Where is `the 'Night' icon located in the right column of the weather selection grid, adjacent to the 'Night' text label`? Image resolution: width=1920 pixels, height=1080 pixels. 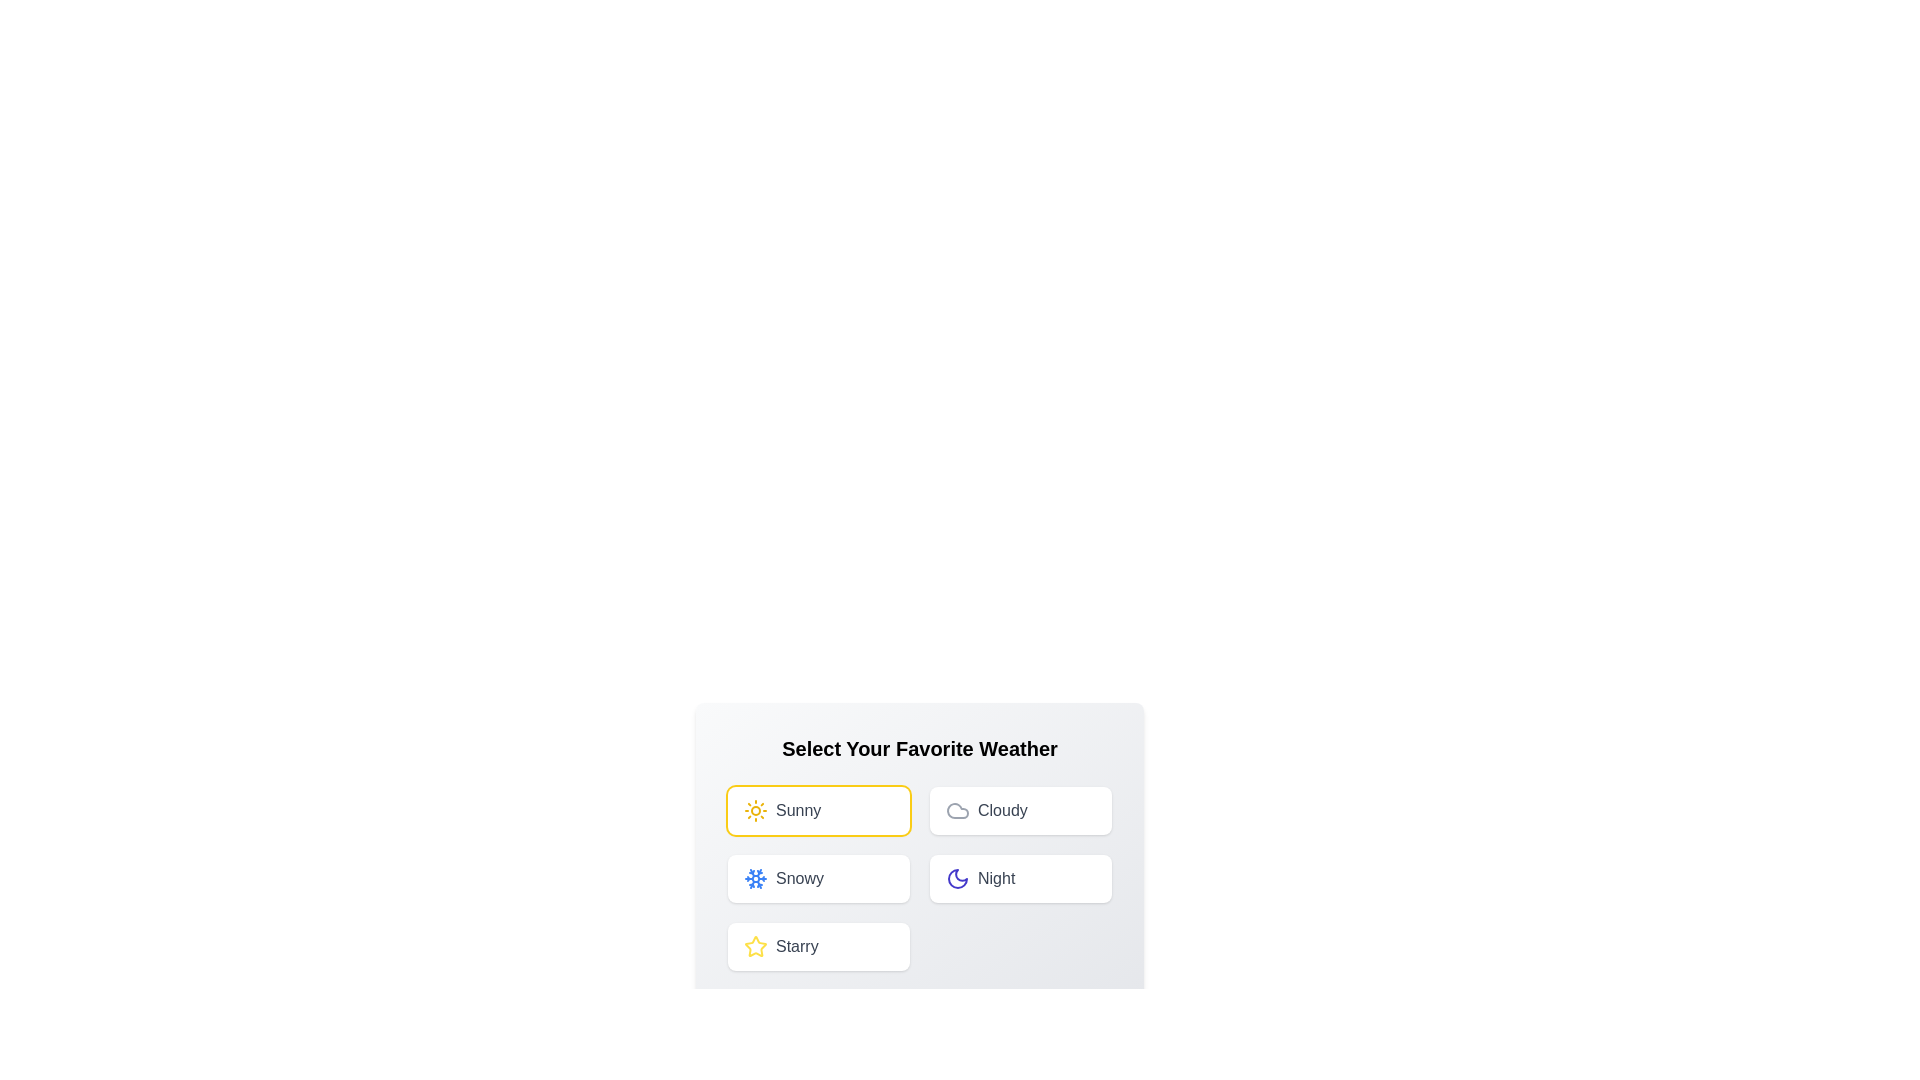
the 'Night' icon located in the right column of the weather selection grid, adjacent to the 'Night' text label is located at coordinates (957, 878).